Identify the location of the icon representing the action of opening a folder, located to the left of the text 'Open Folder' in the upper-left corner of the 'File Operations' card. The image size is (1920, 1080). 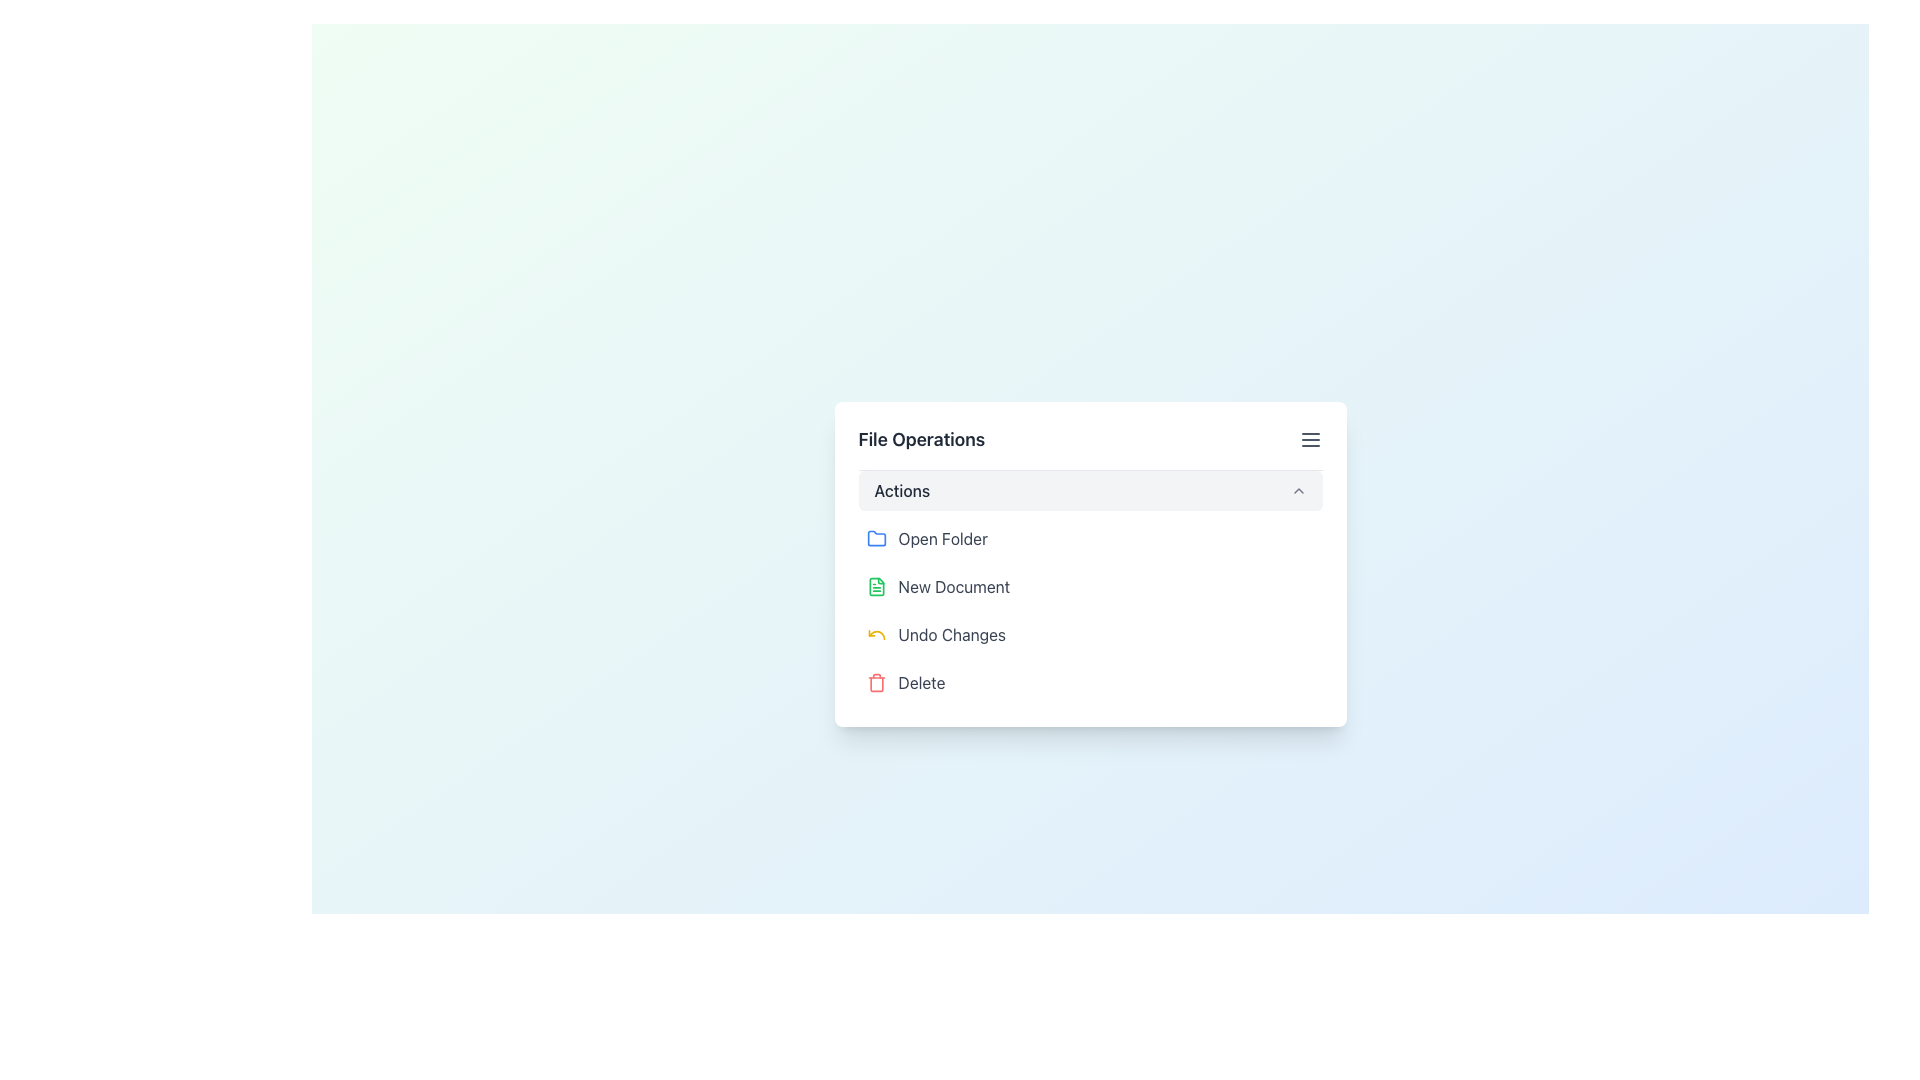
(876, 537).